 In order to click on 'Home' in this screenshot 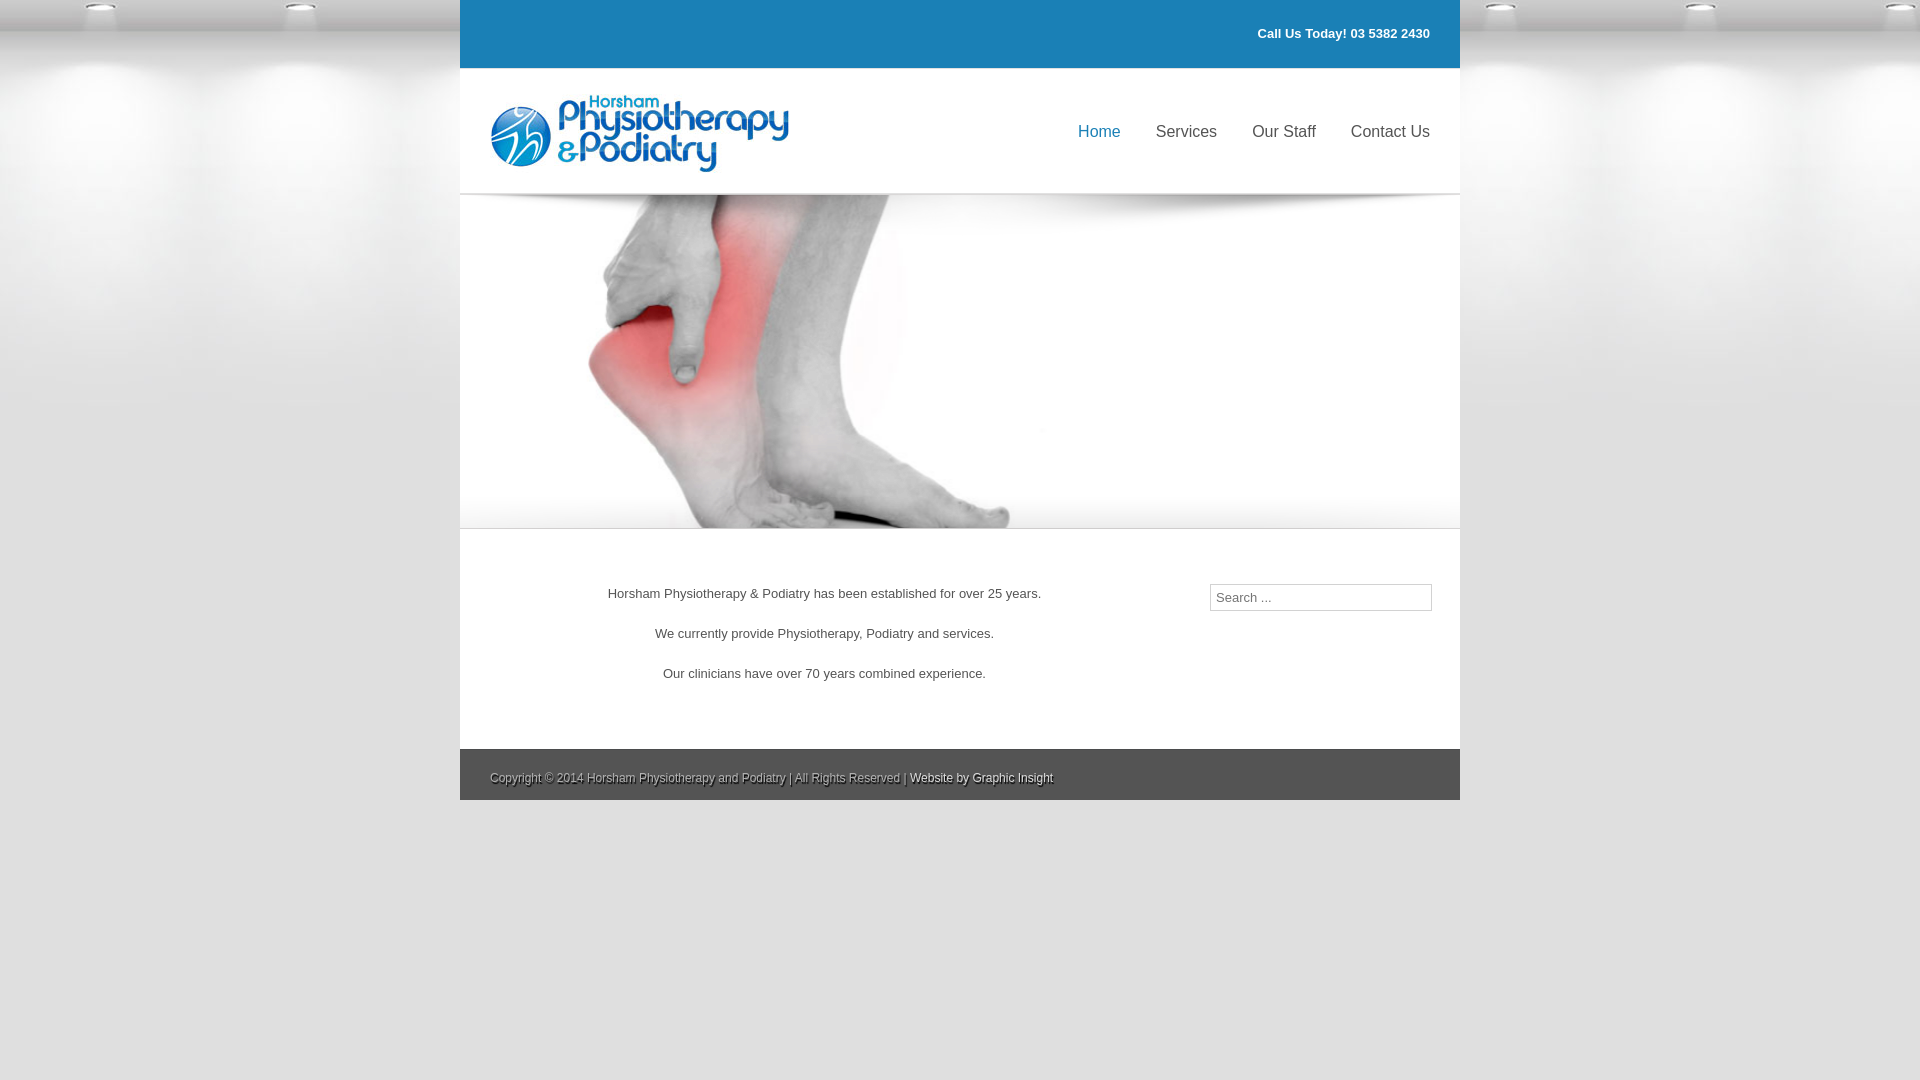, I will do `click(1098, 130)`.